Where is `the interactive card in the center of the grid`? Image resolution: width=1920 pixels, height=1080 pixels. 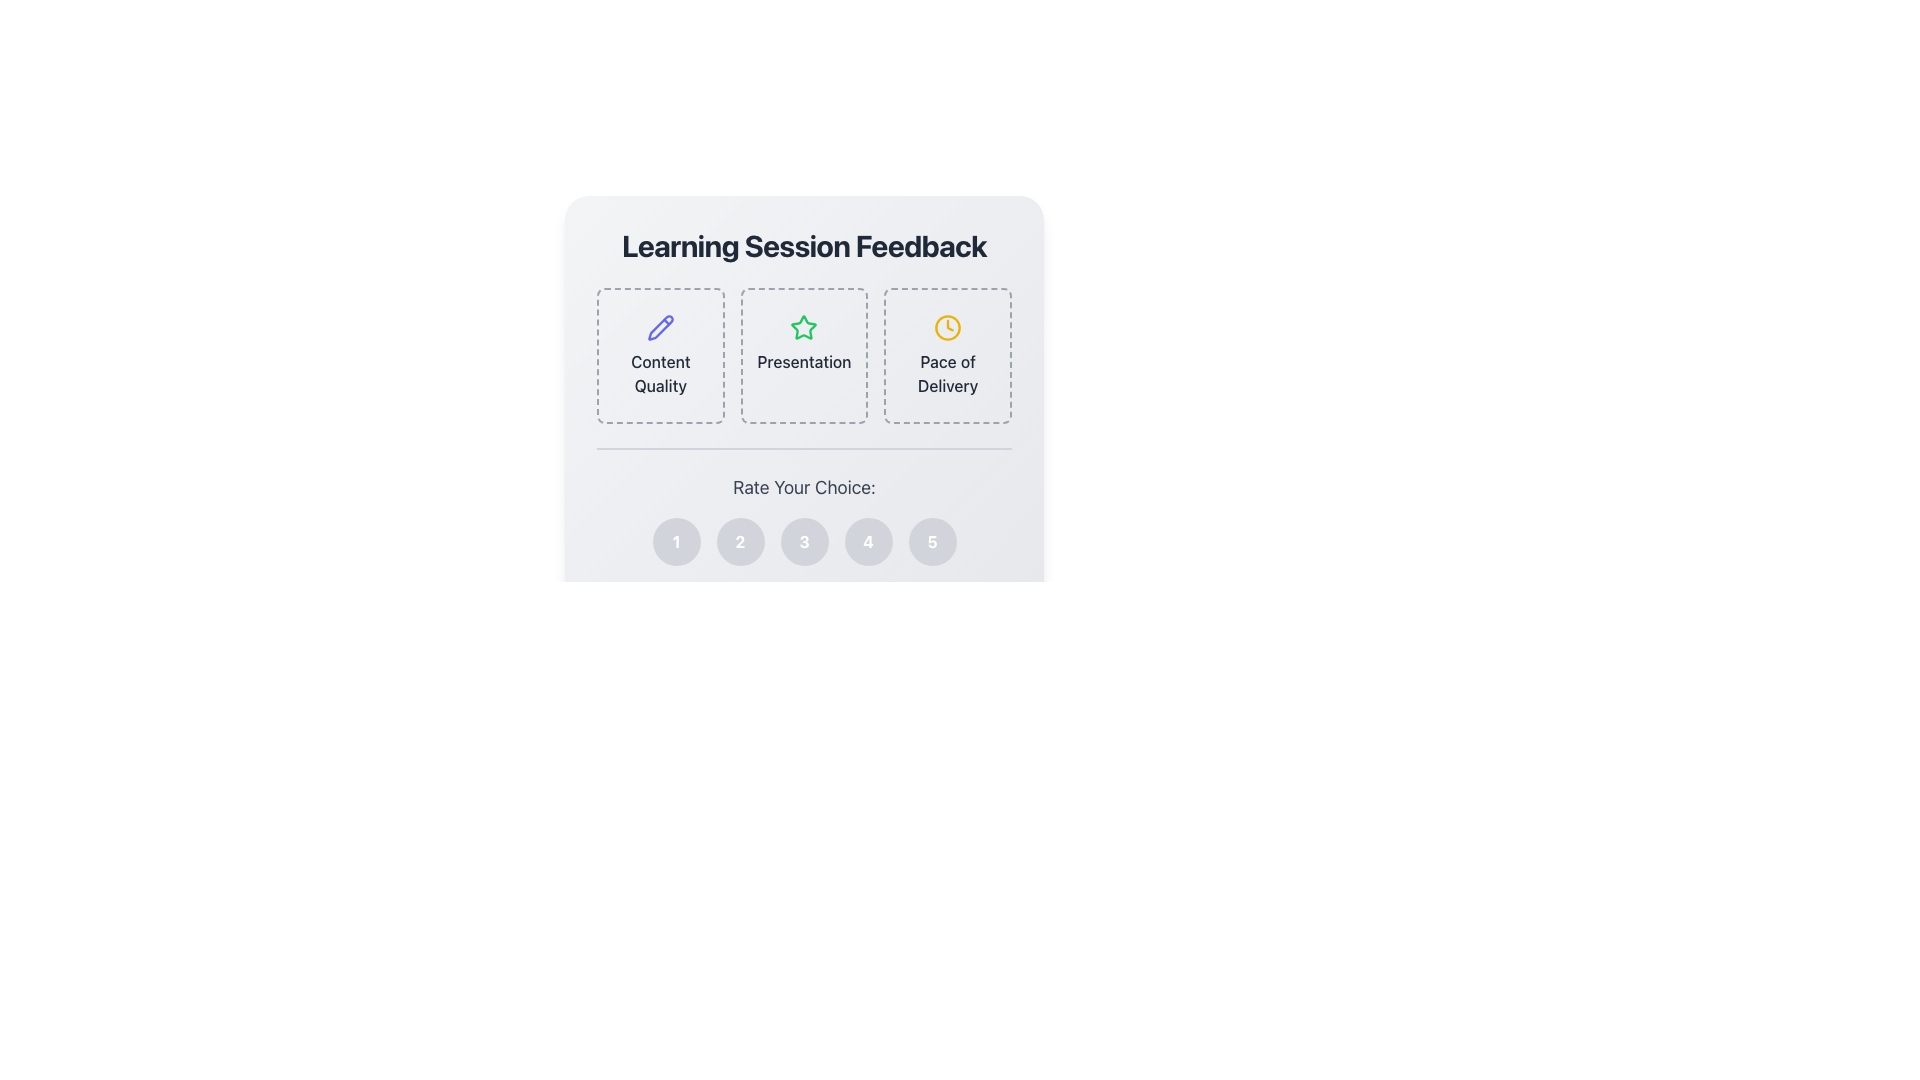
the interactive card in the center of the grid is located at coordinates (804, 354).